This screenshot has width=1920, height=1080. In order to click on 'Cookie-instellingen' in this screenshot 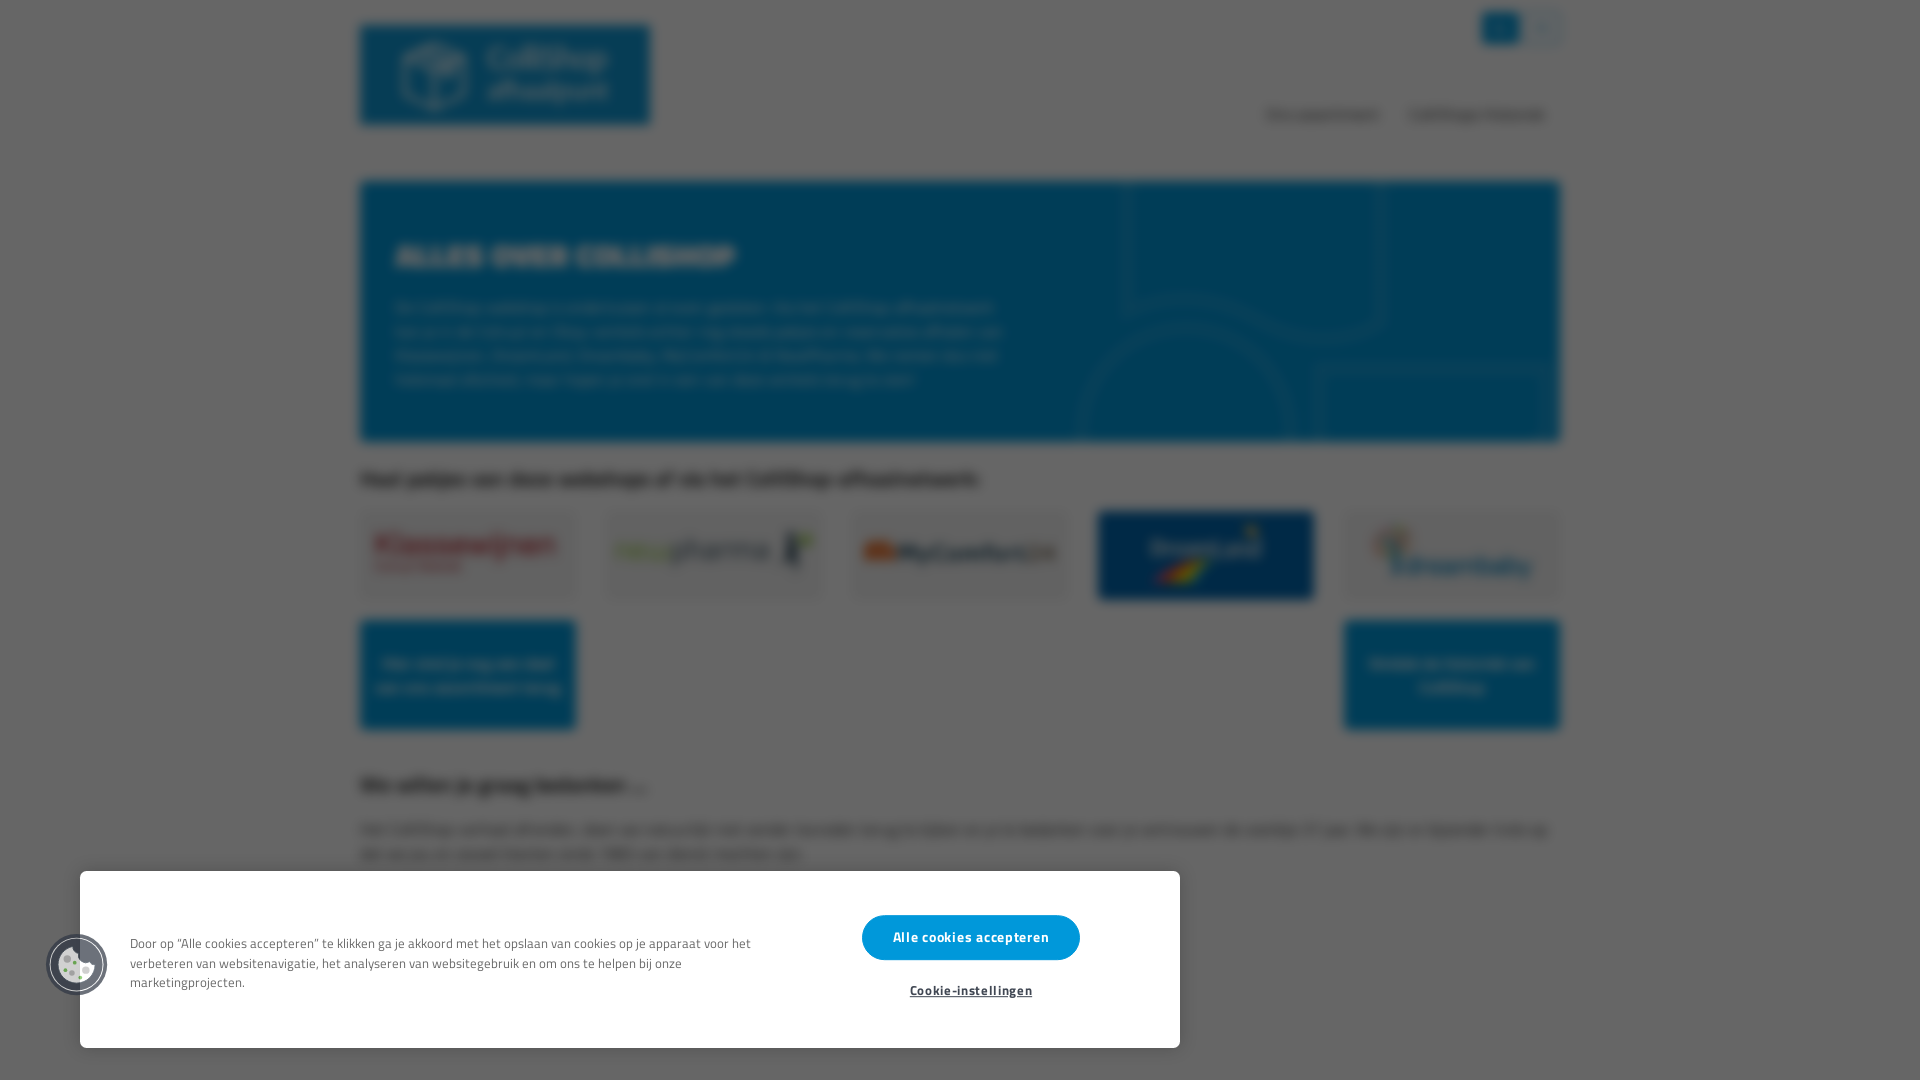, I will do `click(970, 984)`.